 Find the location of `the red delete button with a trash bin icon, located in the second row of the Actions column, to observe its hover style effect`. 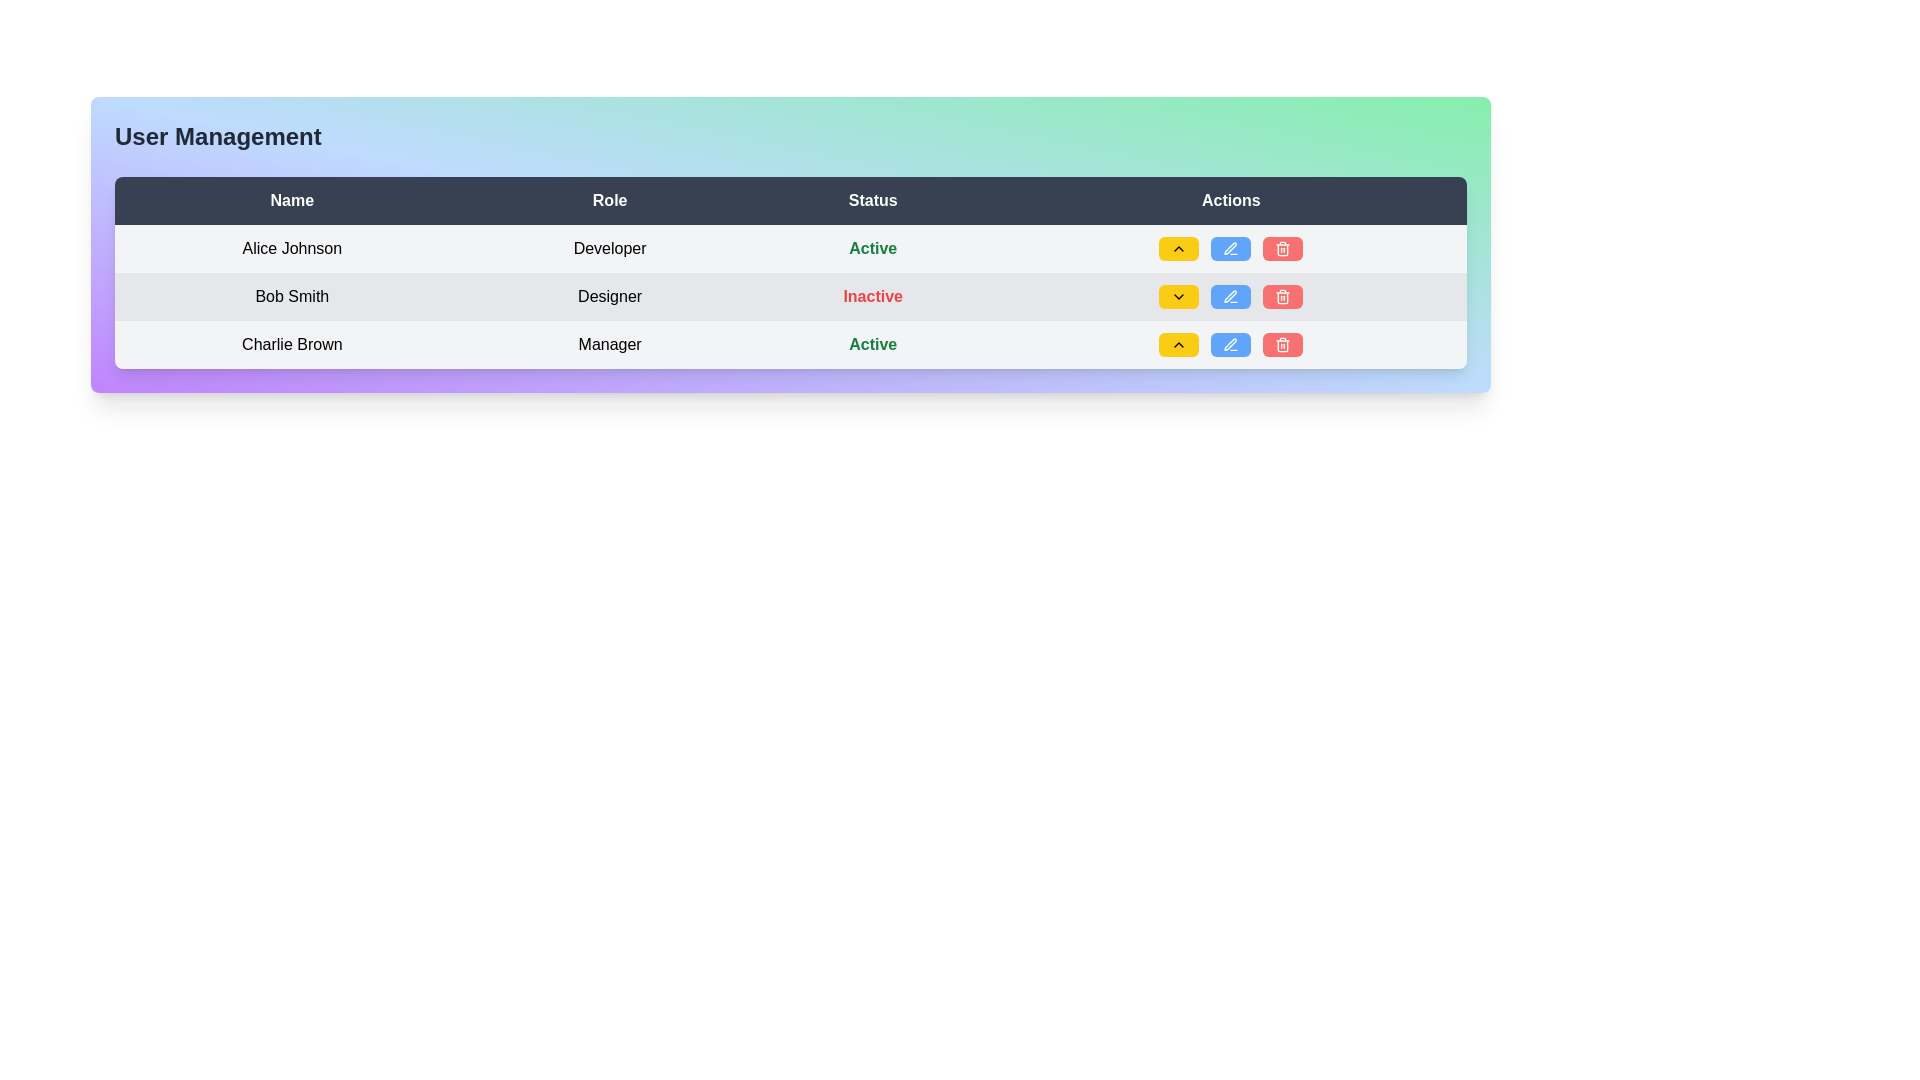

the red delete button with a trash bin icon, located in the second row of the Actions column, to observe its hover style effect is located at coordinates (1283, 297).